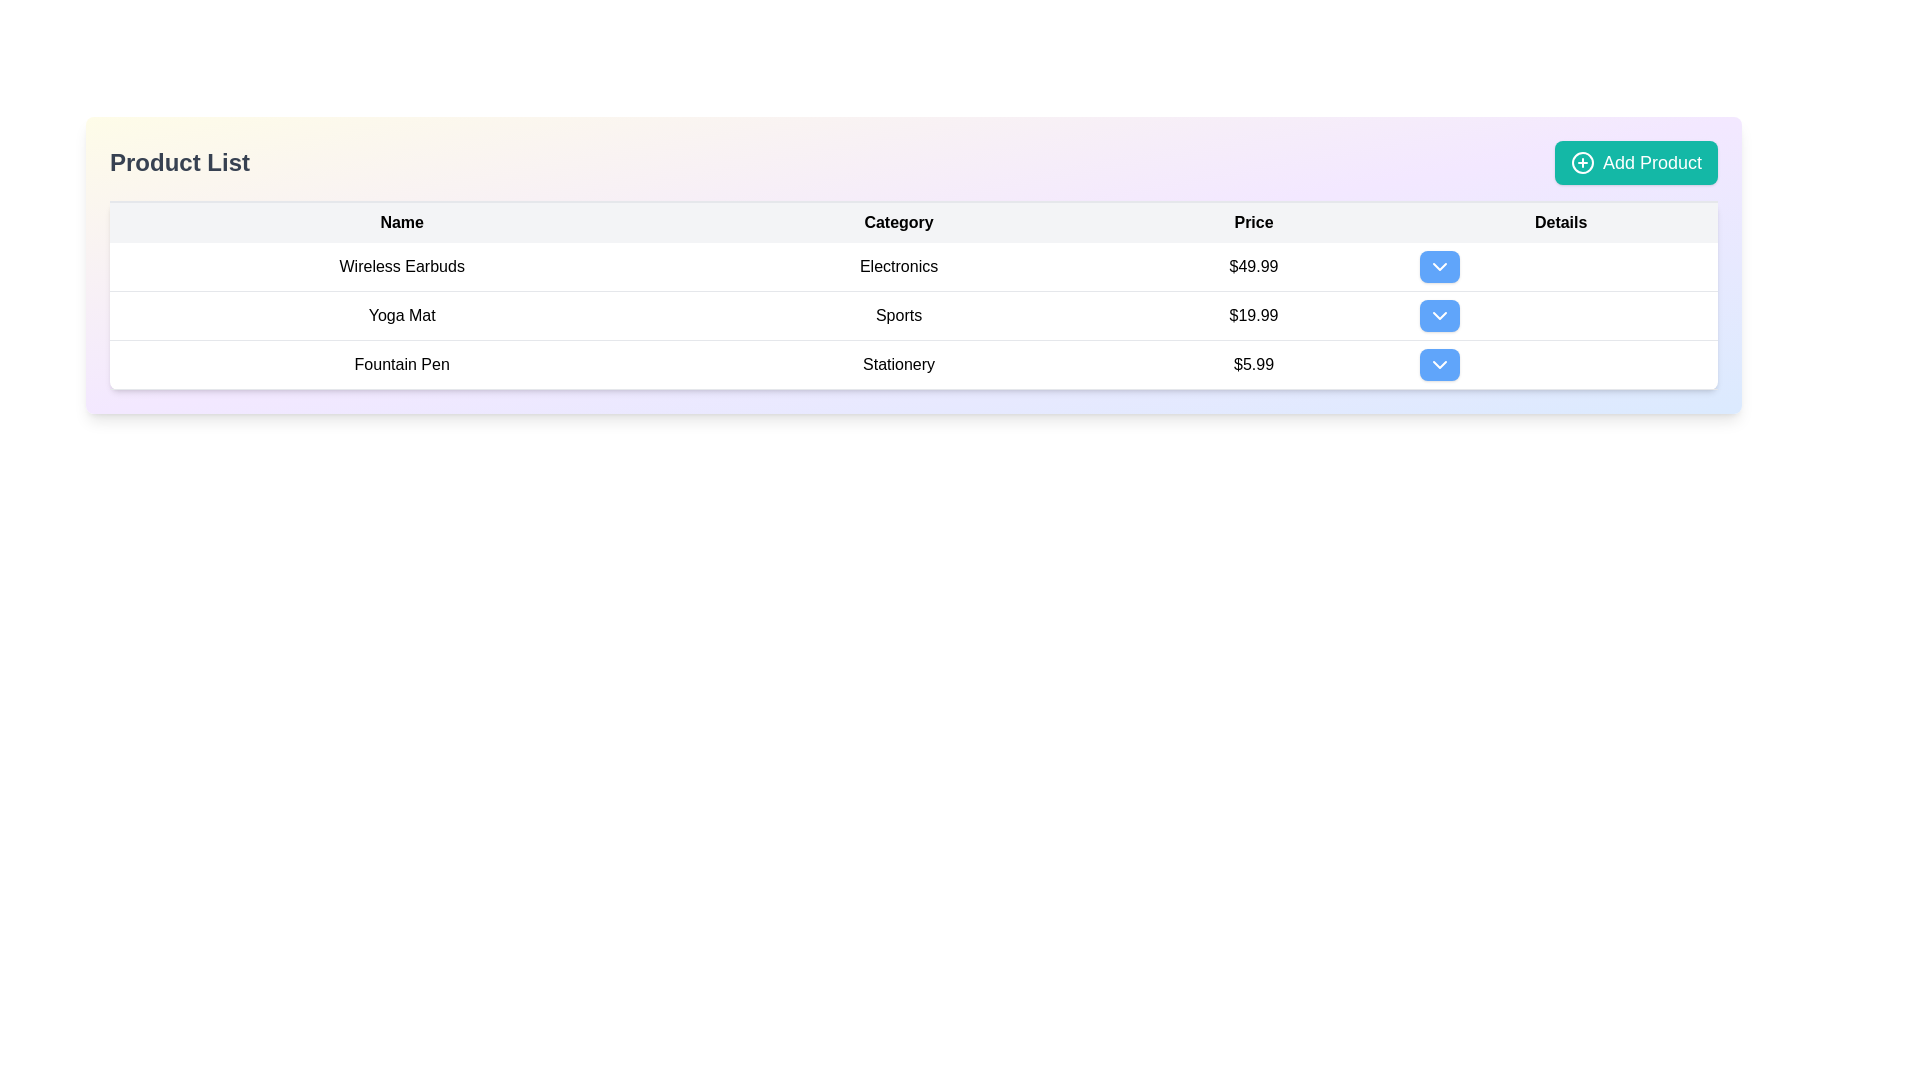 The width and height of the screenshot is (1920, 1080). I want to click on the 'Sports' text label in the 'Category' column of the 'Yoga Mat' row, so click(898, 315).